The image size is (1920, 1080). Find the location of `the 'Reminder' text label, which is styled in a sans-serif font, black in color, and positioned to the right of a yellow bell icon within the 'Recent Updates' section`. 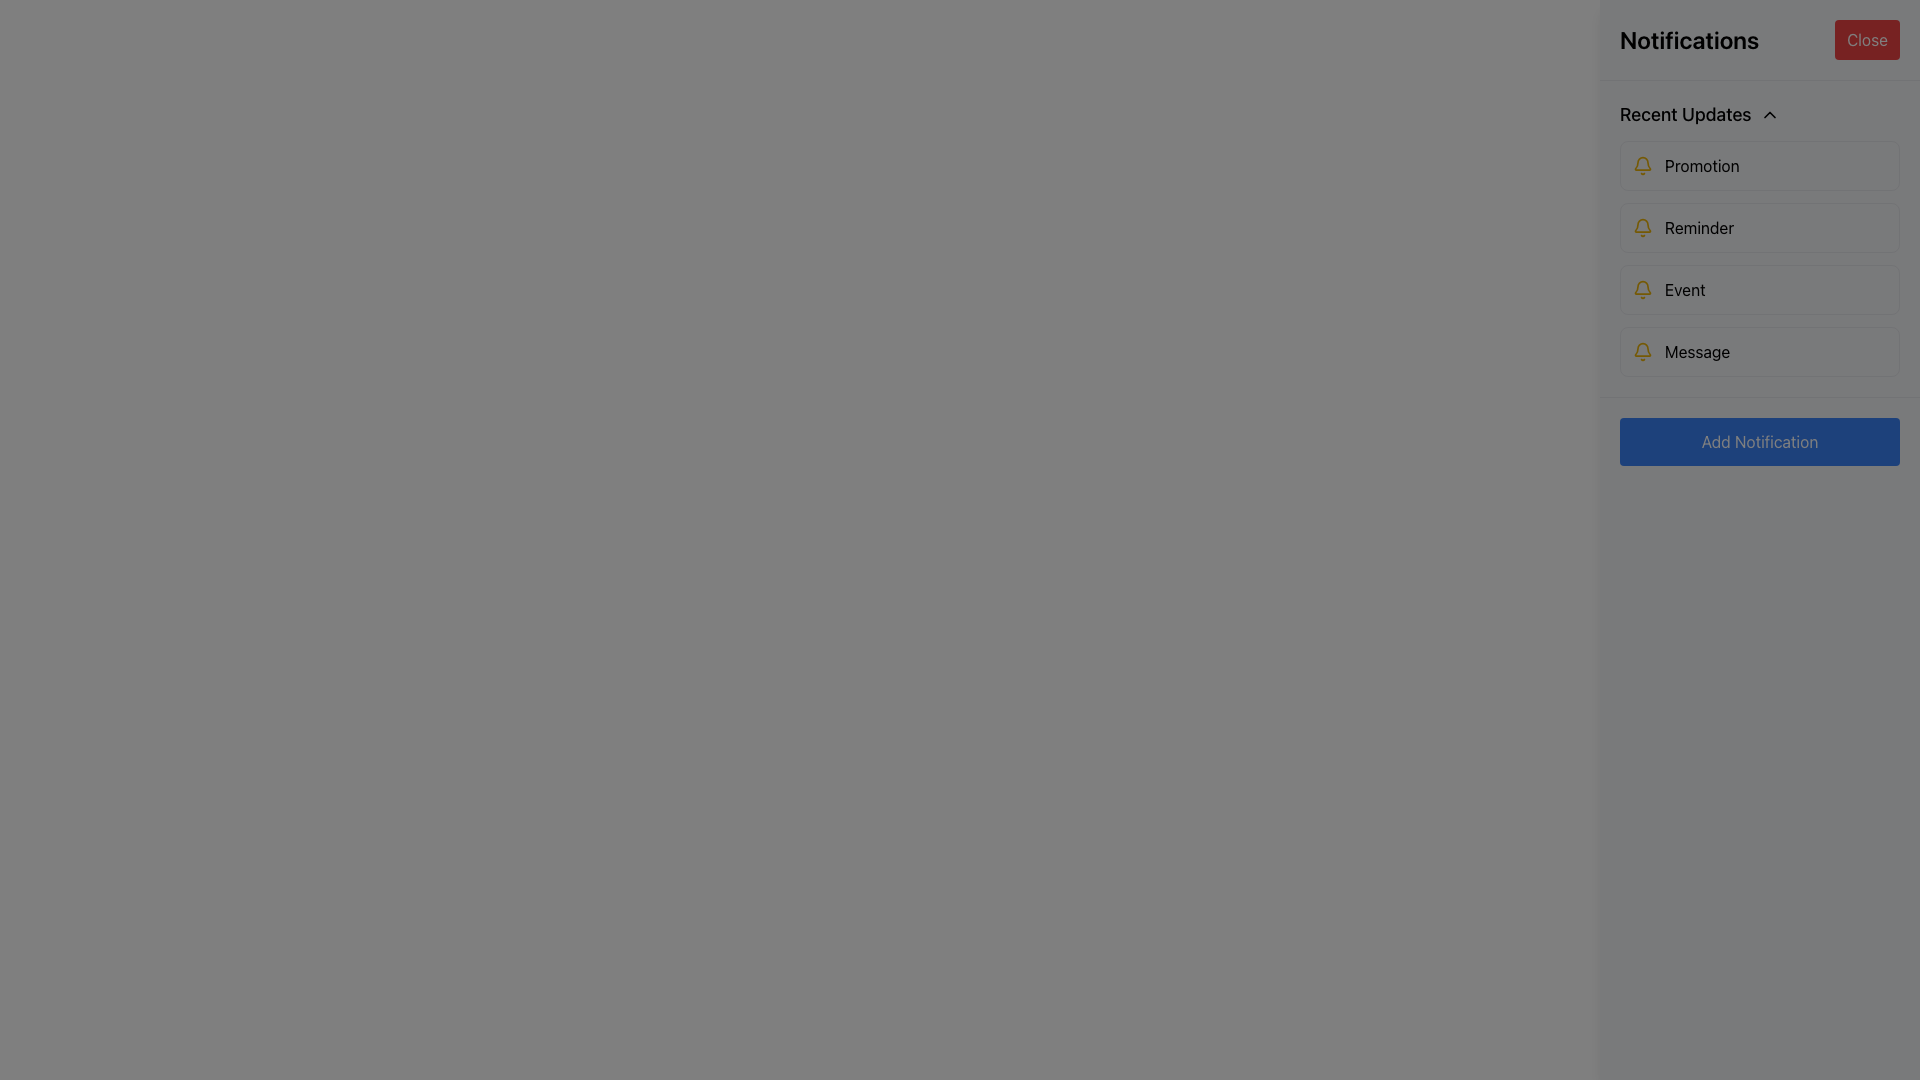

the 'Reminder' text label, which is styled in a sans-serif font, black in color, and positioned to the right of a yellow bell icon within the 'Recent Updates' section is located at coordinates (1698, 226).